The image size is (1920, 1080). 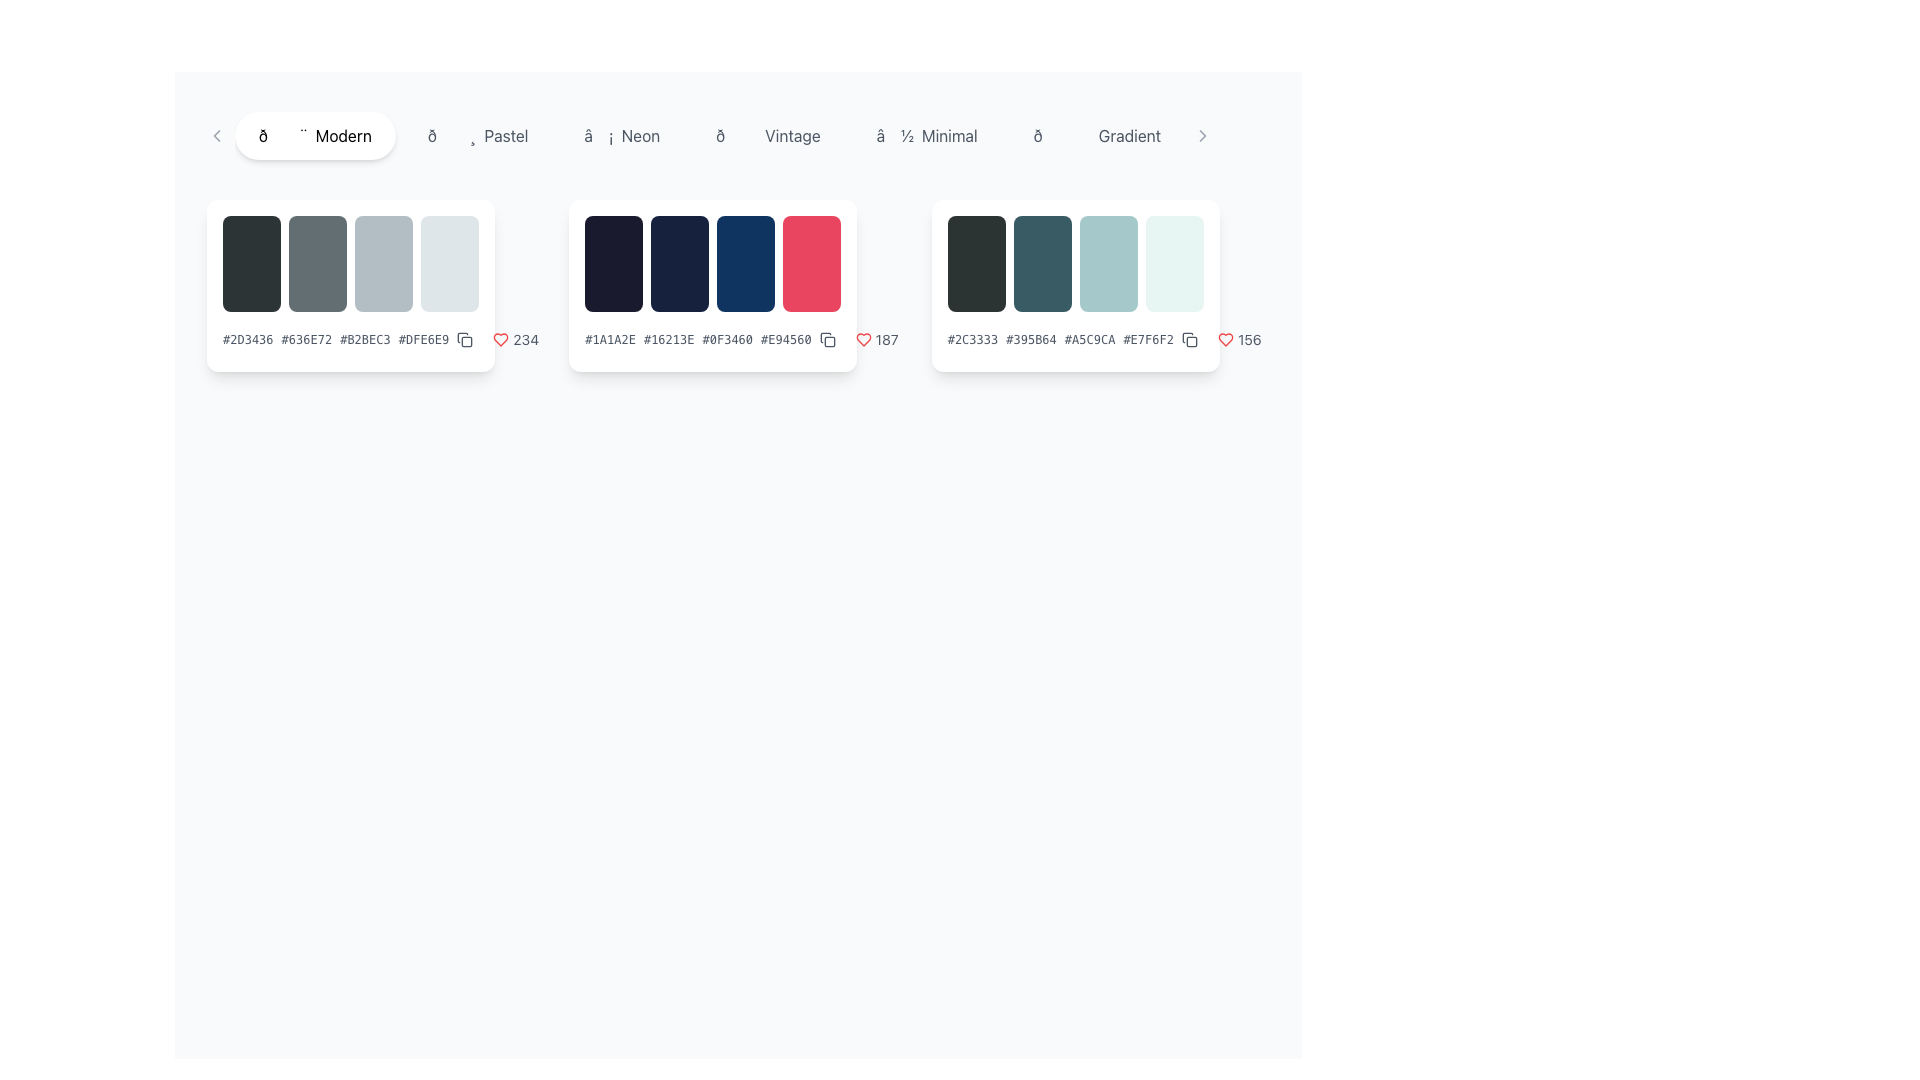 I want to click on the chevron arrow SVG icon located near the top-left corner of the interface, so click(x=216, y=135).